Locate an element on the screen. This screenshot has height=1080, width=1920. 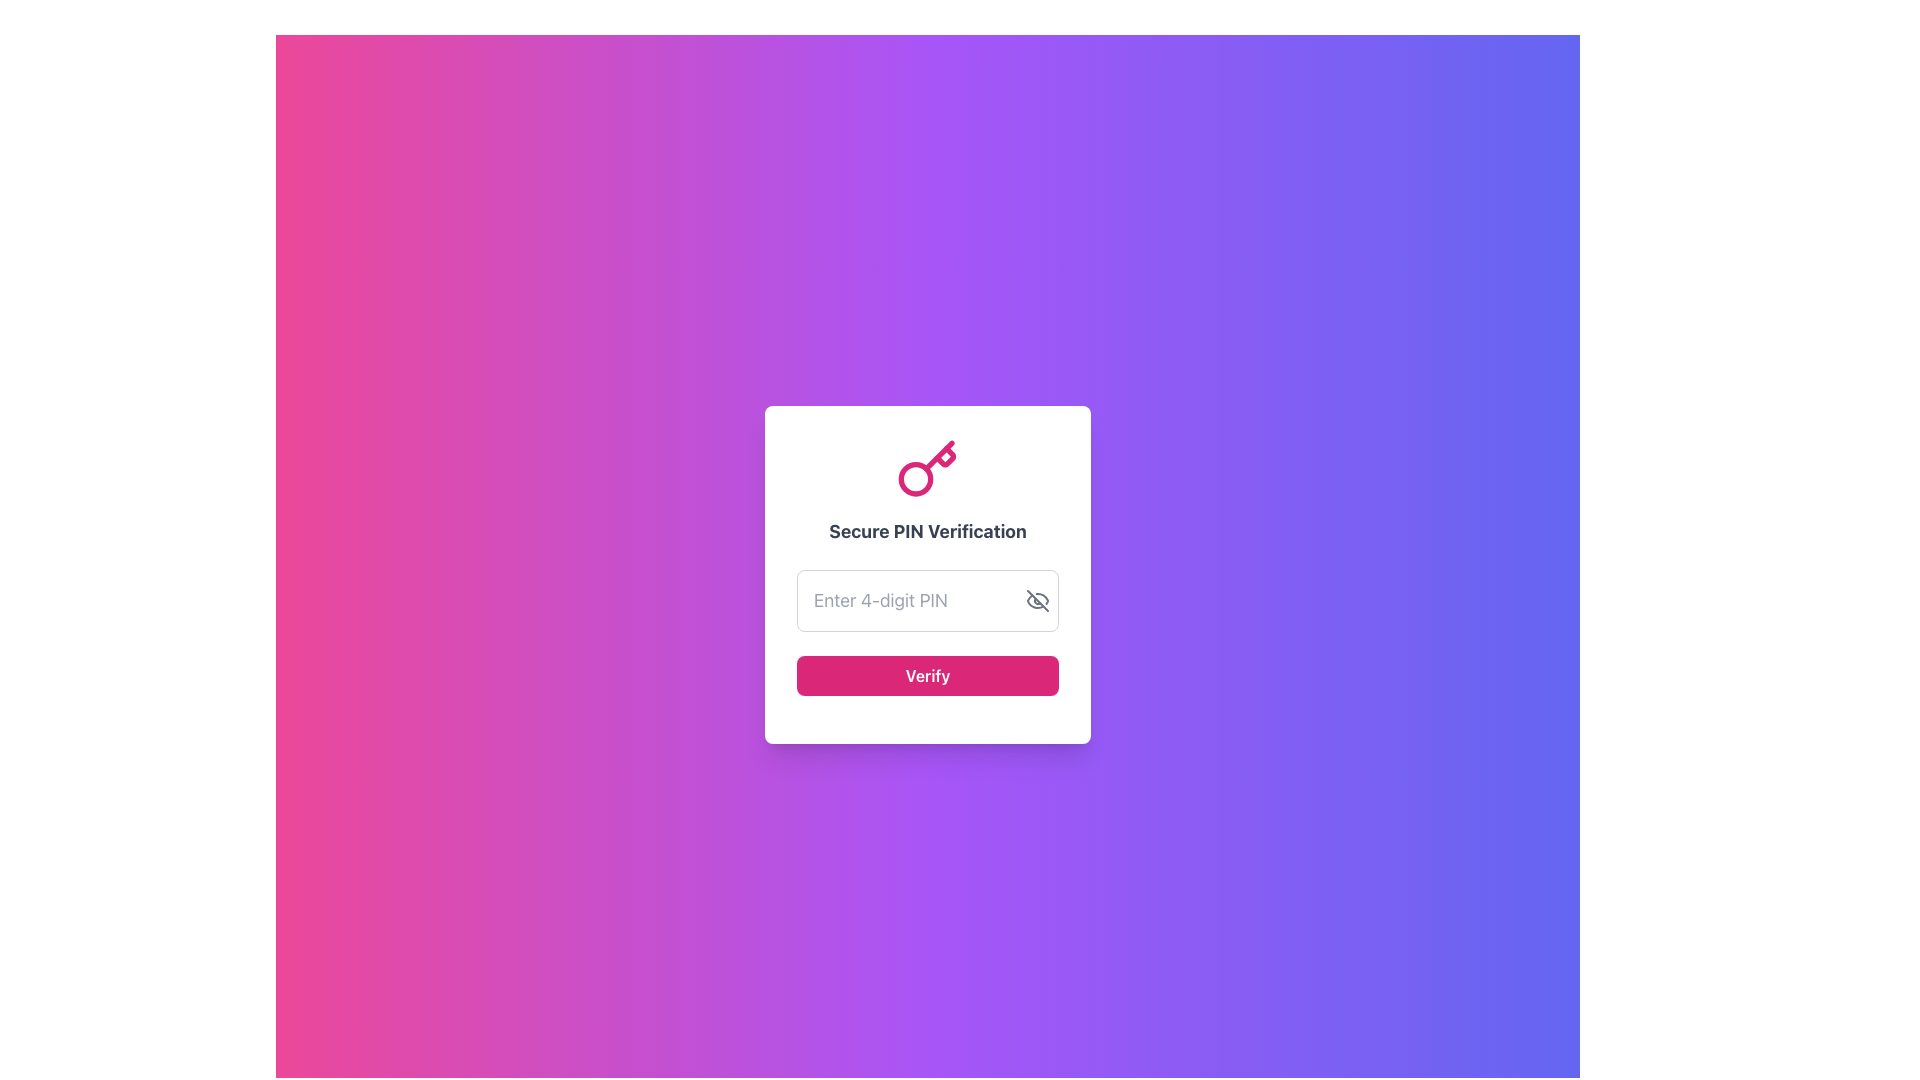
inside the text input field for entering a 4-digit PIN, which is styled with a light-gray border and has a placeholder text 'Enter 4-digit PIN', to focus it is located at coordinates (926, 600).